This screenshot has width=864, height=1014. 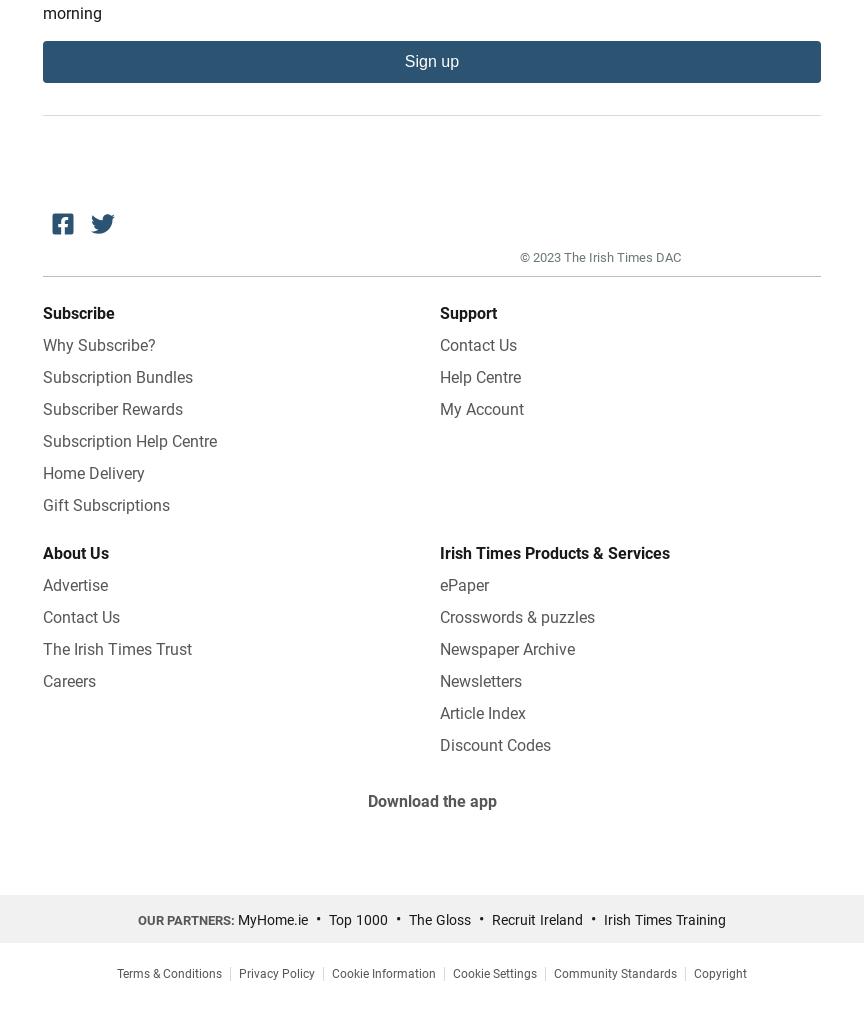 I want to click on 'Community Standards', so click(x=614, y=973).